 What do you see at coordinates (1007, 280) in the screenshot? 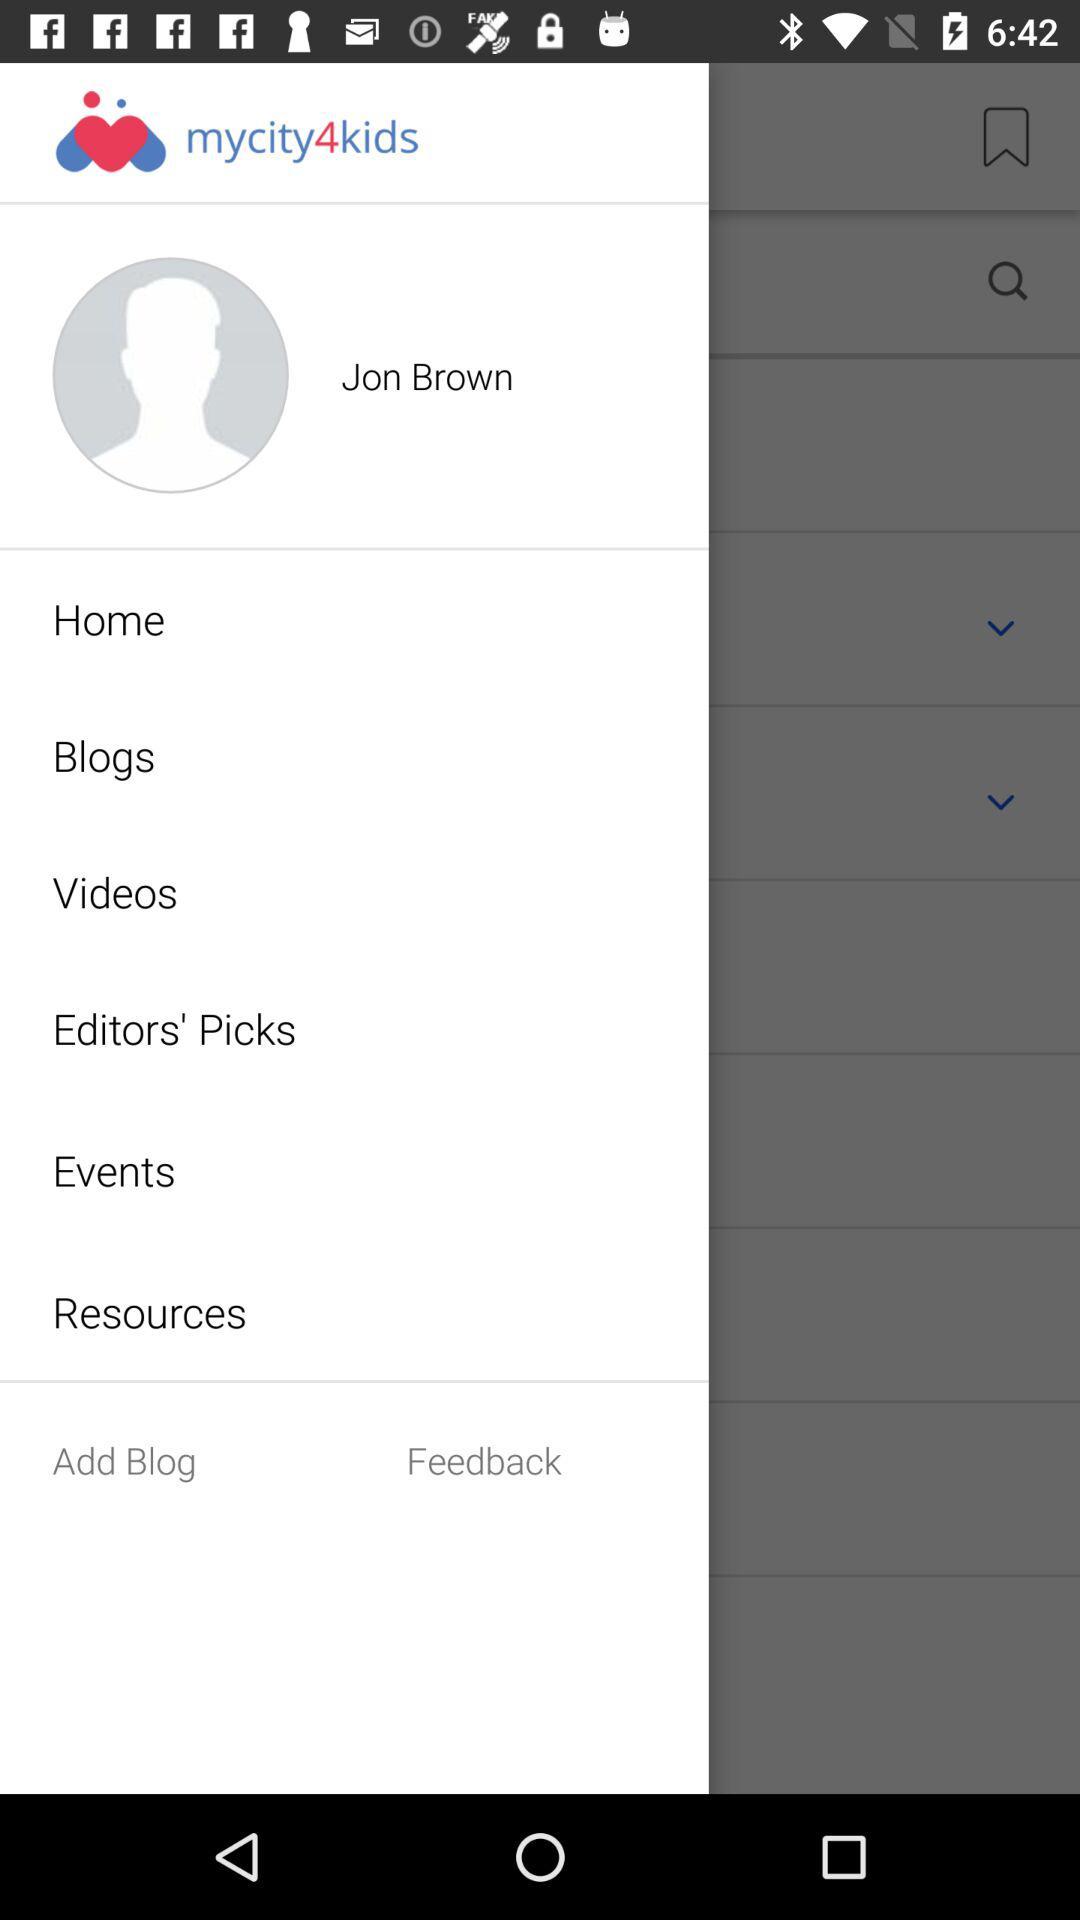
I see `the search icon` at bounding box center [1007, 280].